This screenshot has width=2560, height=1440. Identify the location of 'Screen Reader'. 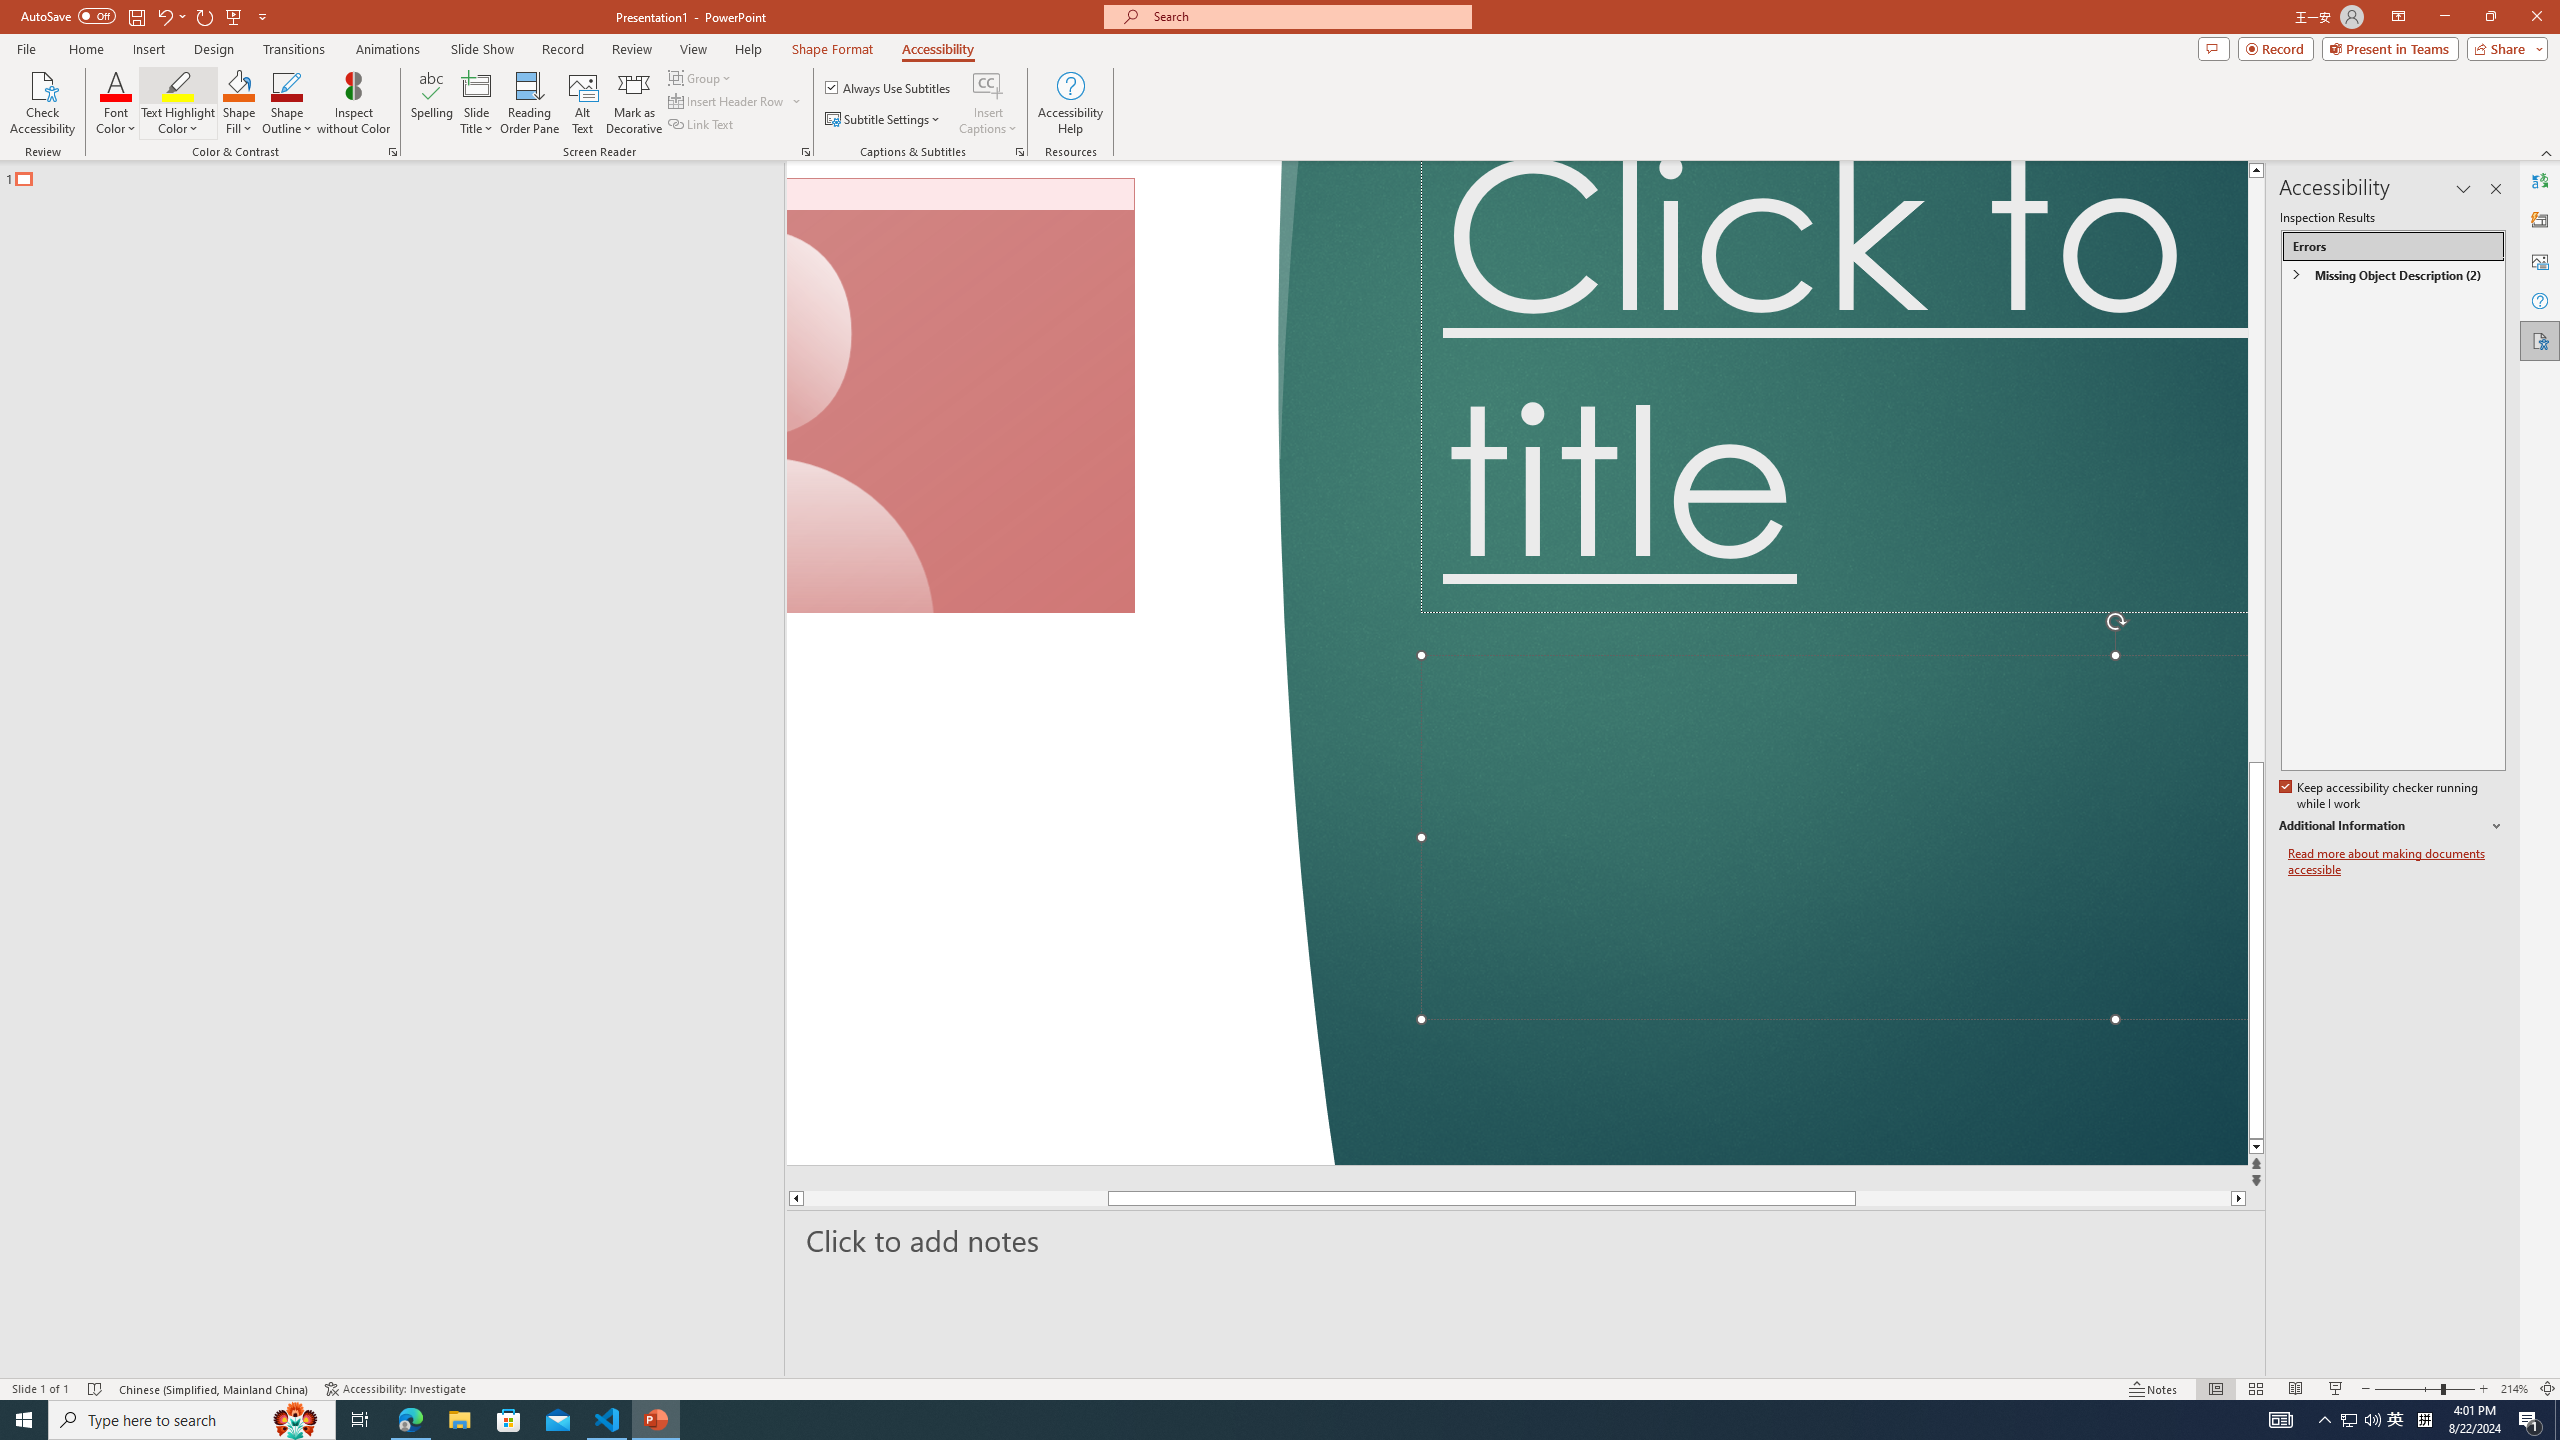
(806, 150).